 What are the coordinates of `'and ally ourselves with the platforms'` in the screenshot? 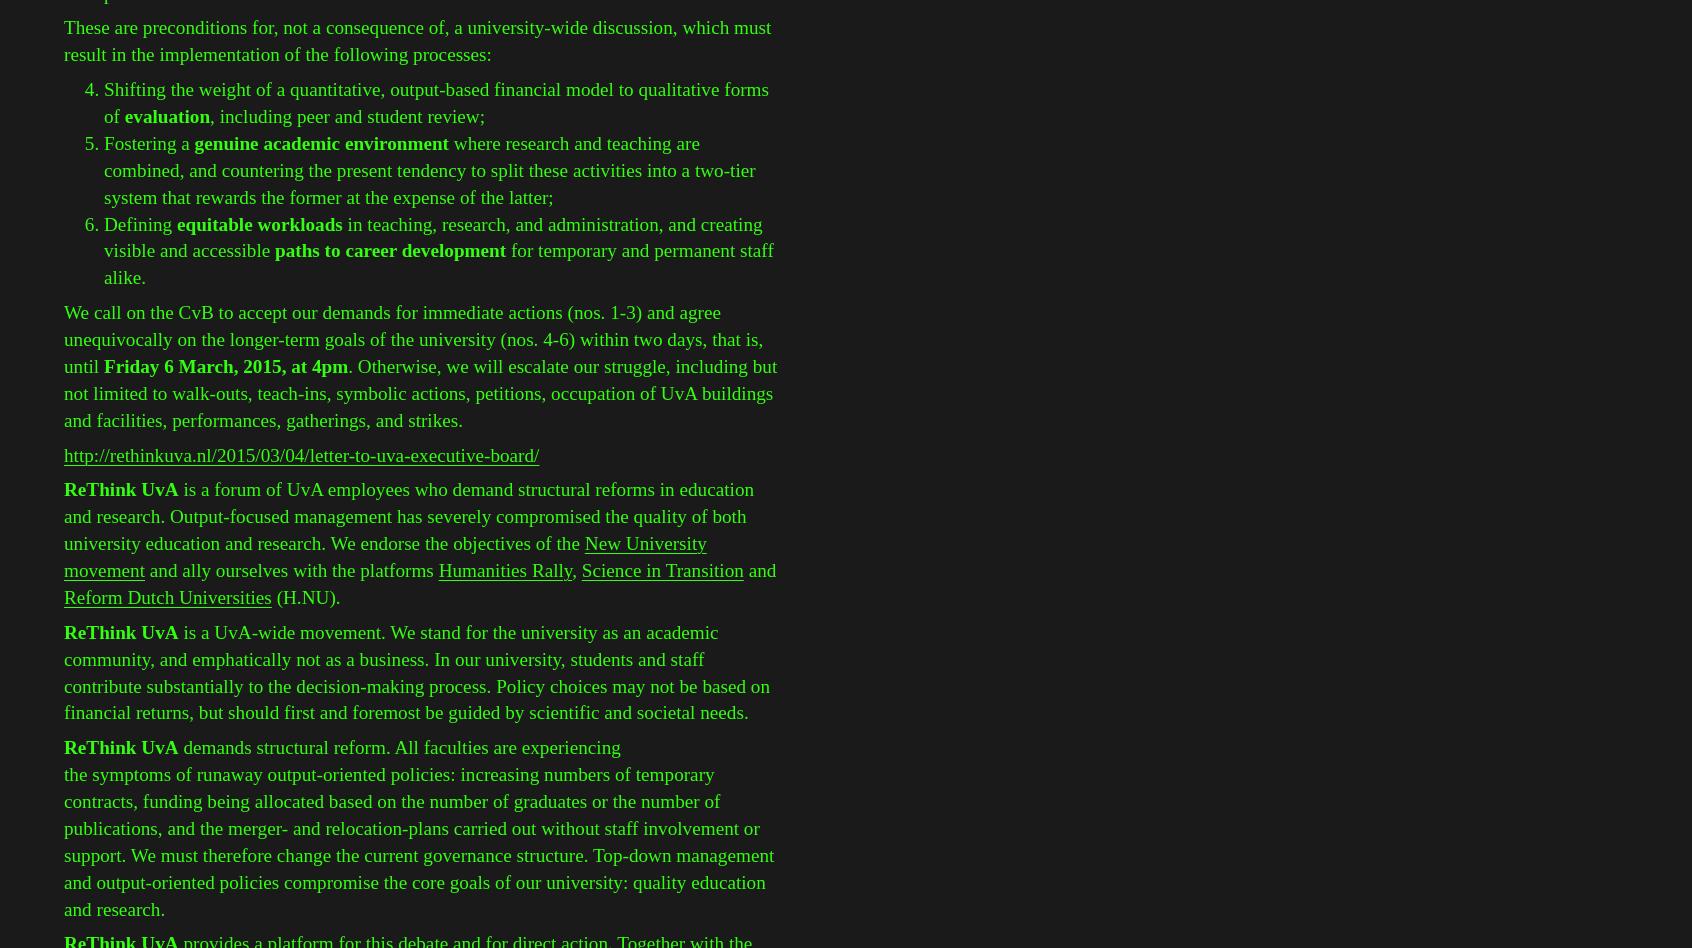 It's located at (290, 570).